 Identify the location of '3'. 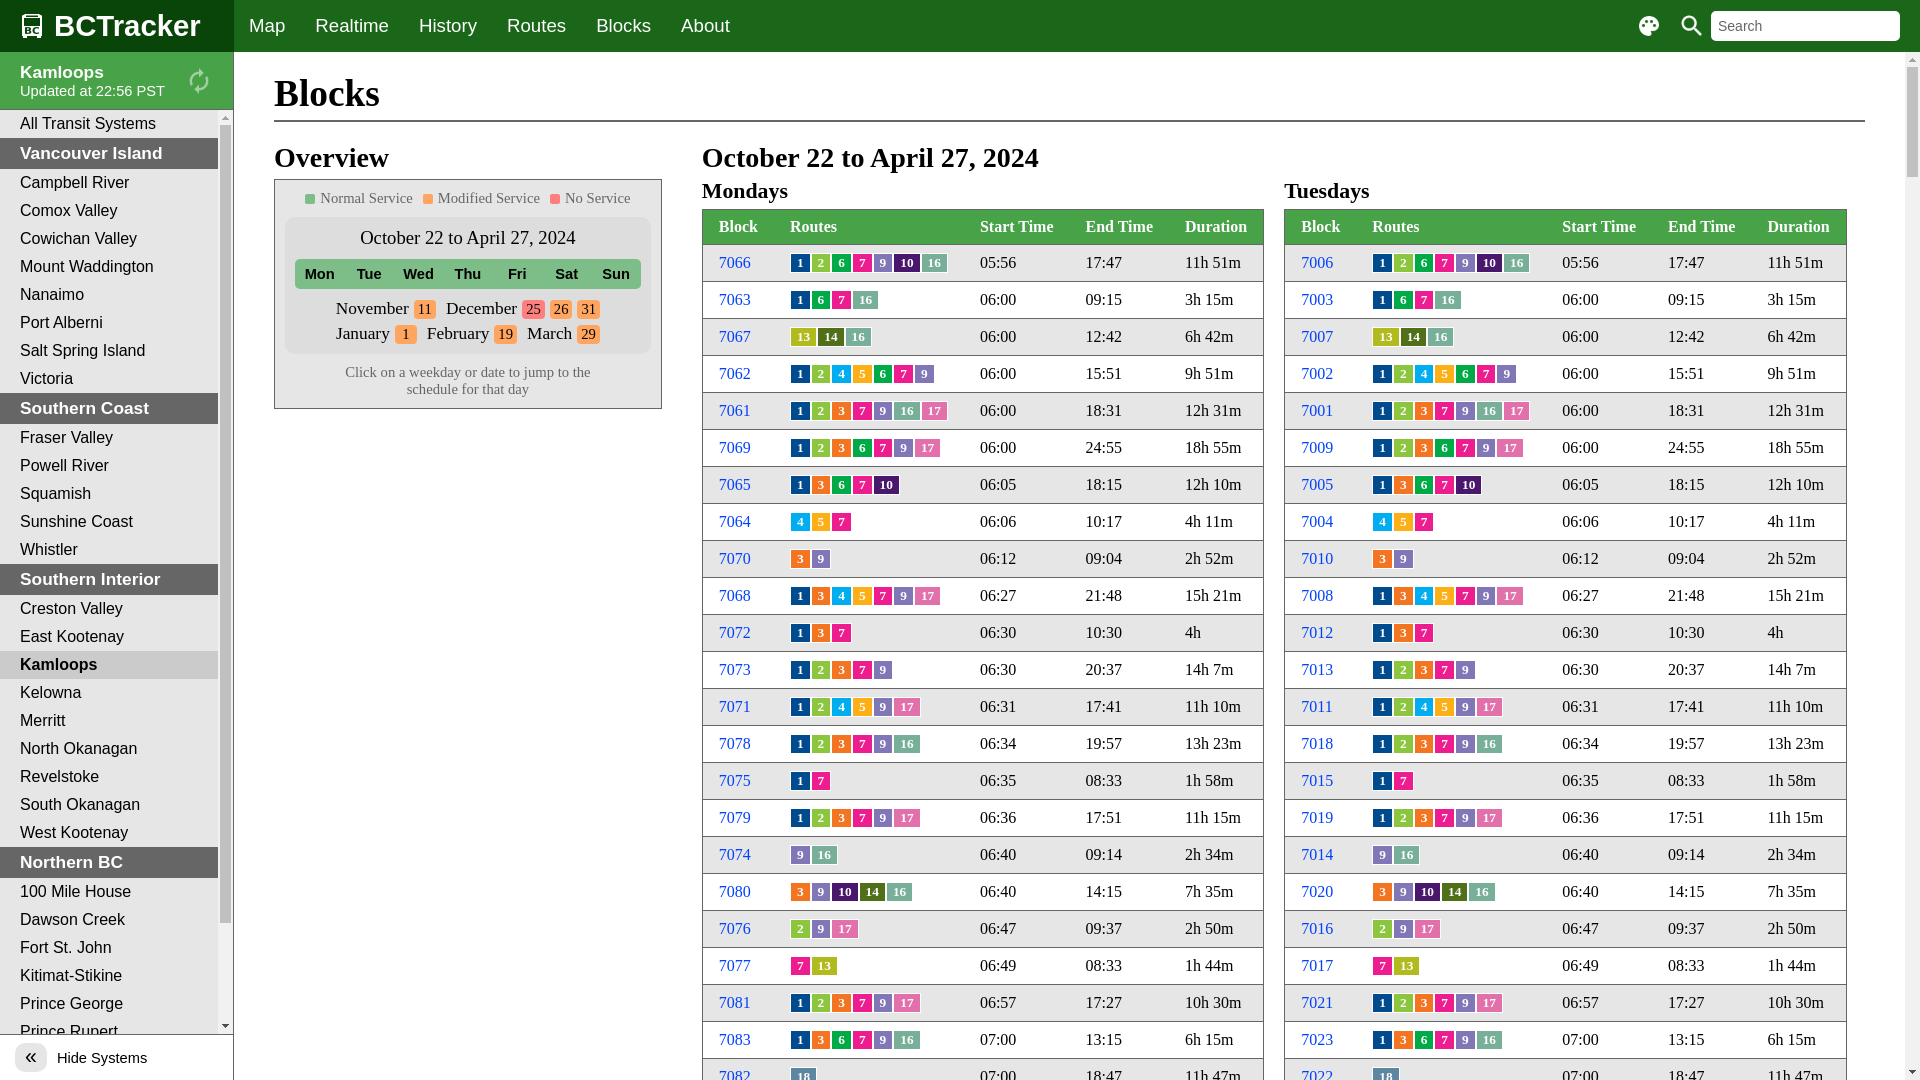
(821, 595).